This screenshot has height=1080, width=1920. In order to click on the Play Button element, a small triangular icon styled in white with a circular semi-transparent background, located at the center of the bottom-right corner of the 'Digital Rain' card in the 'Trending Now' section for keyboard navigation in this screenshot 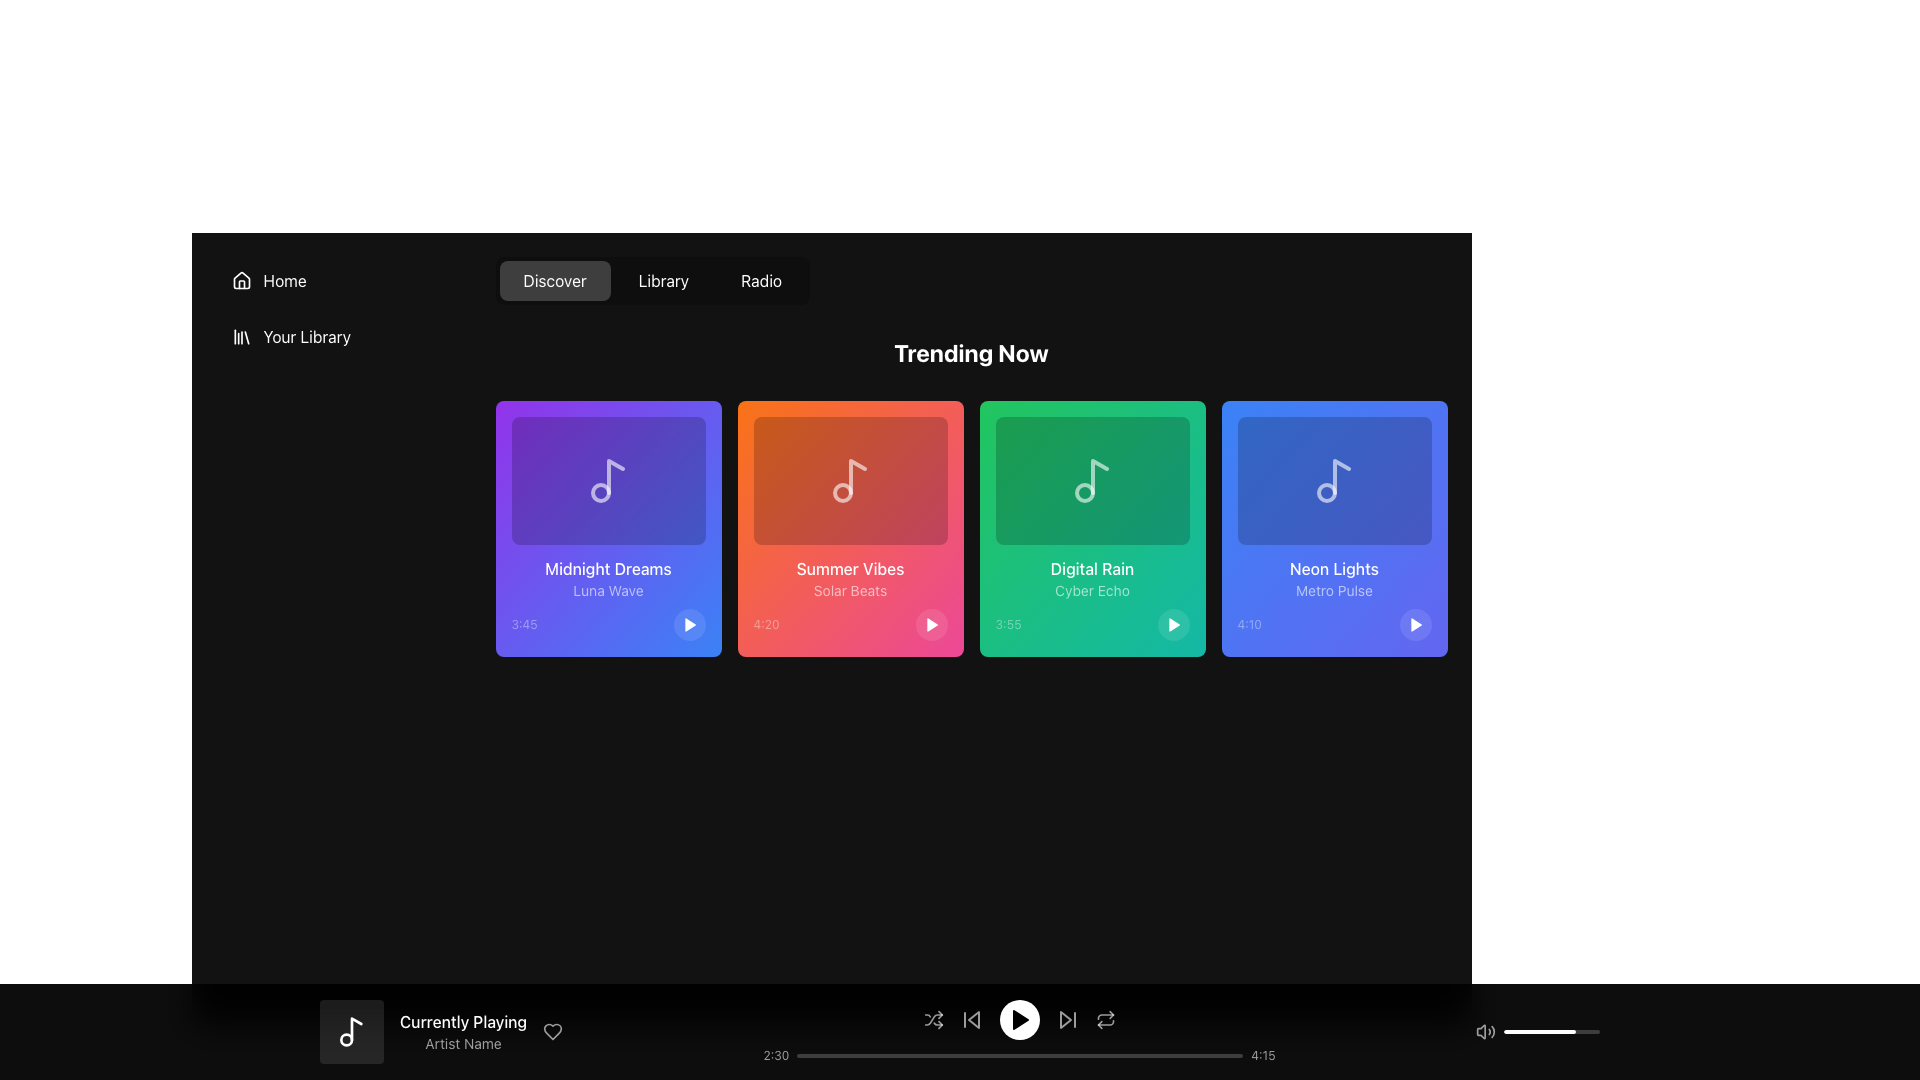, I will do `click(1173, 623)`.